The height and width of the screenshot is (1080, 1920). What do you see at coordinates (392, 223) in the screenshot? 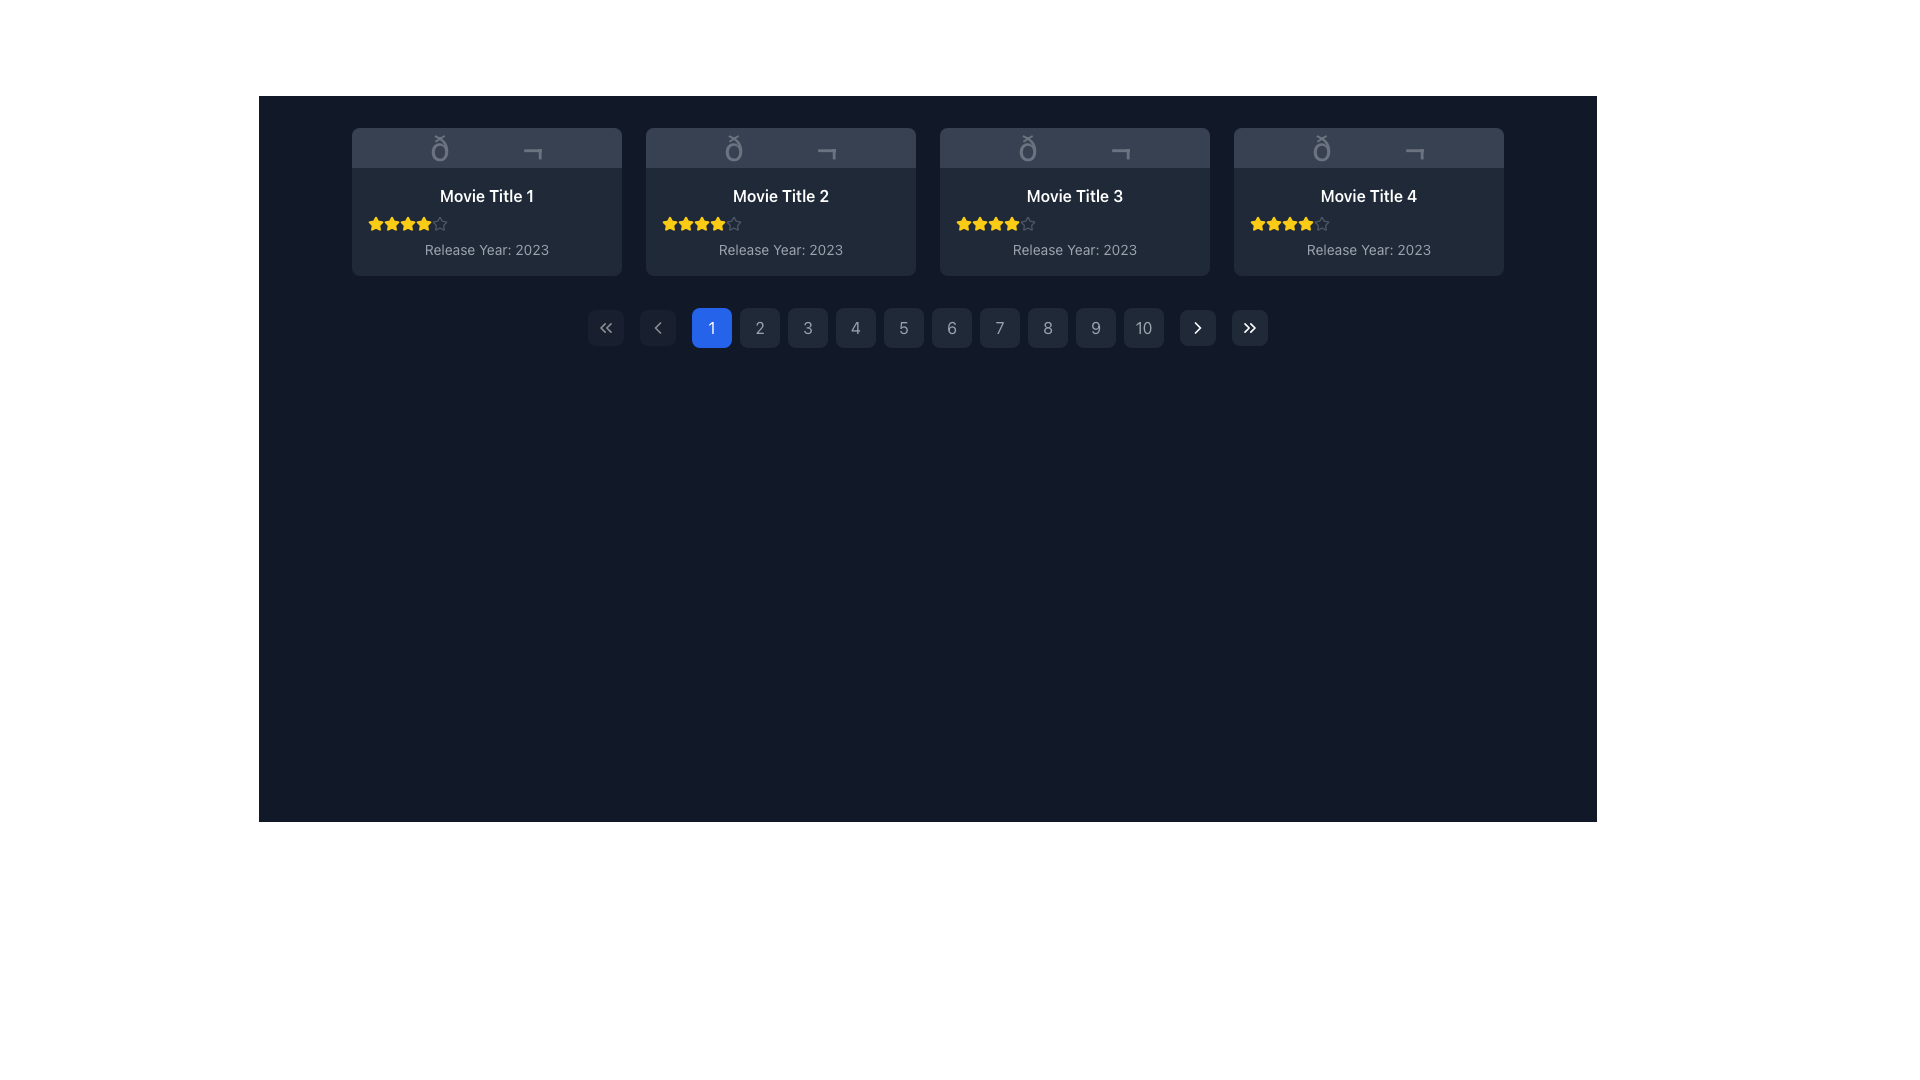
I see `the leftmost star icon in the rating component for 'Movie Title 1' to interact with the rating` at bounding box center [392, 223].